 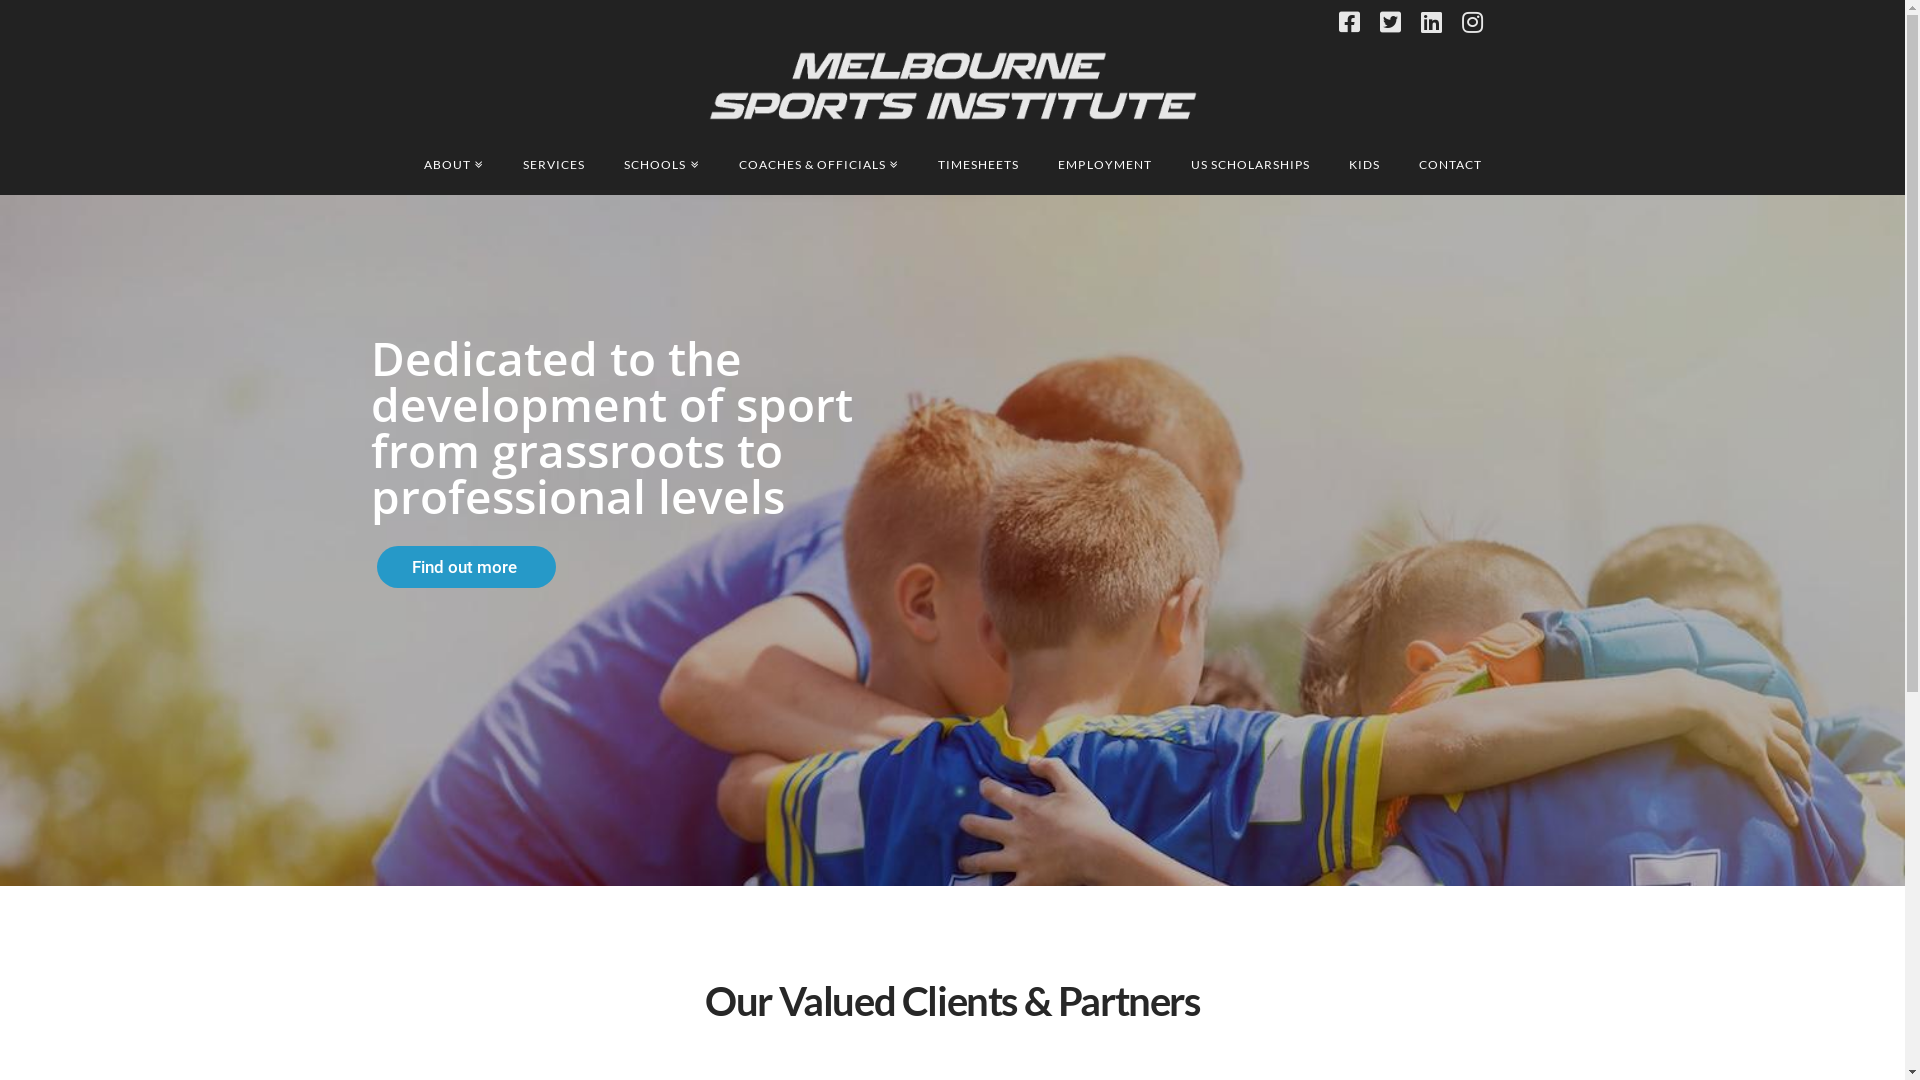 What do you see at coordinates (978, 164) in the screenshot?
I see `'TIMESHEETS'` at bounding box center [978, 164].